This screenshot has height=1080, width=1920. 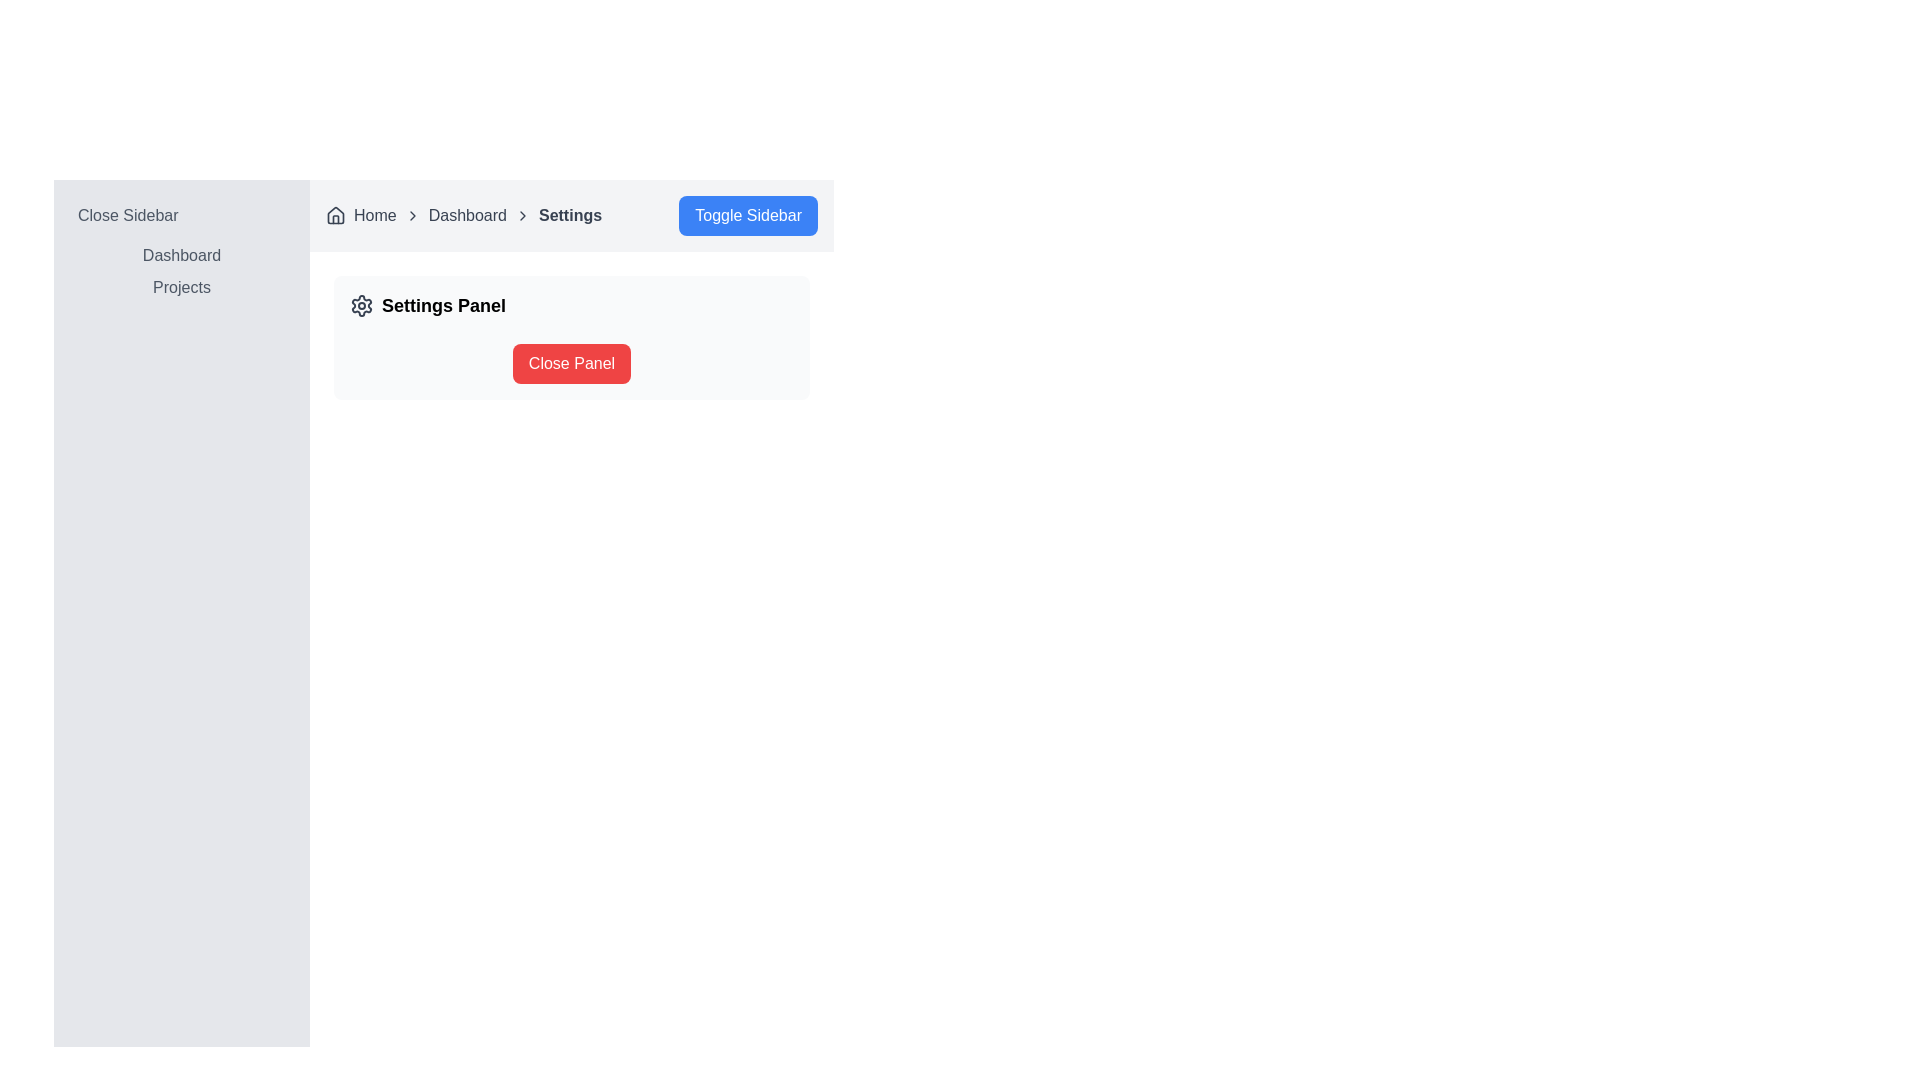 What do you see at coordinates (570, 337) in the screenshot?
I see `the 'Close Panel' button on the Settings Panel, which is a rectangular panel with a light gray background and rounded corners, containing a header labeled 'Settings Panel' and a red button below it` at bounding box center [570, 337].